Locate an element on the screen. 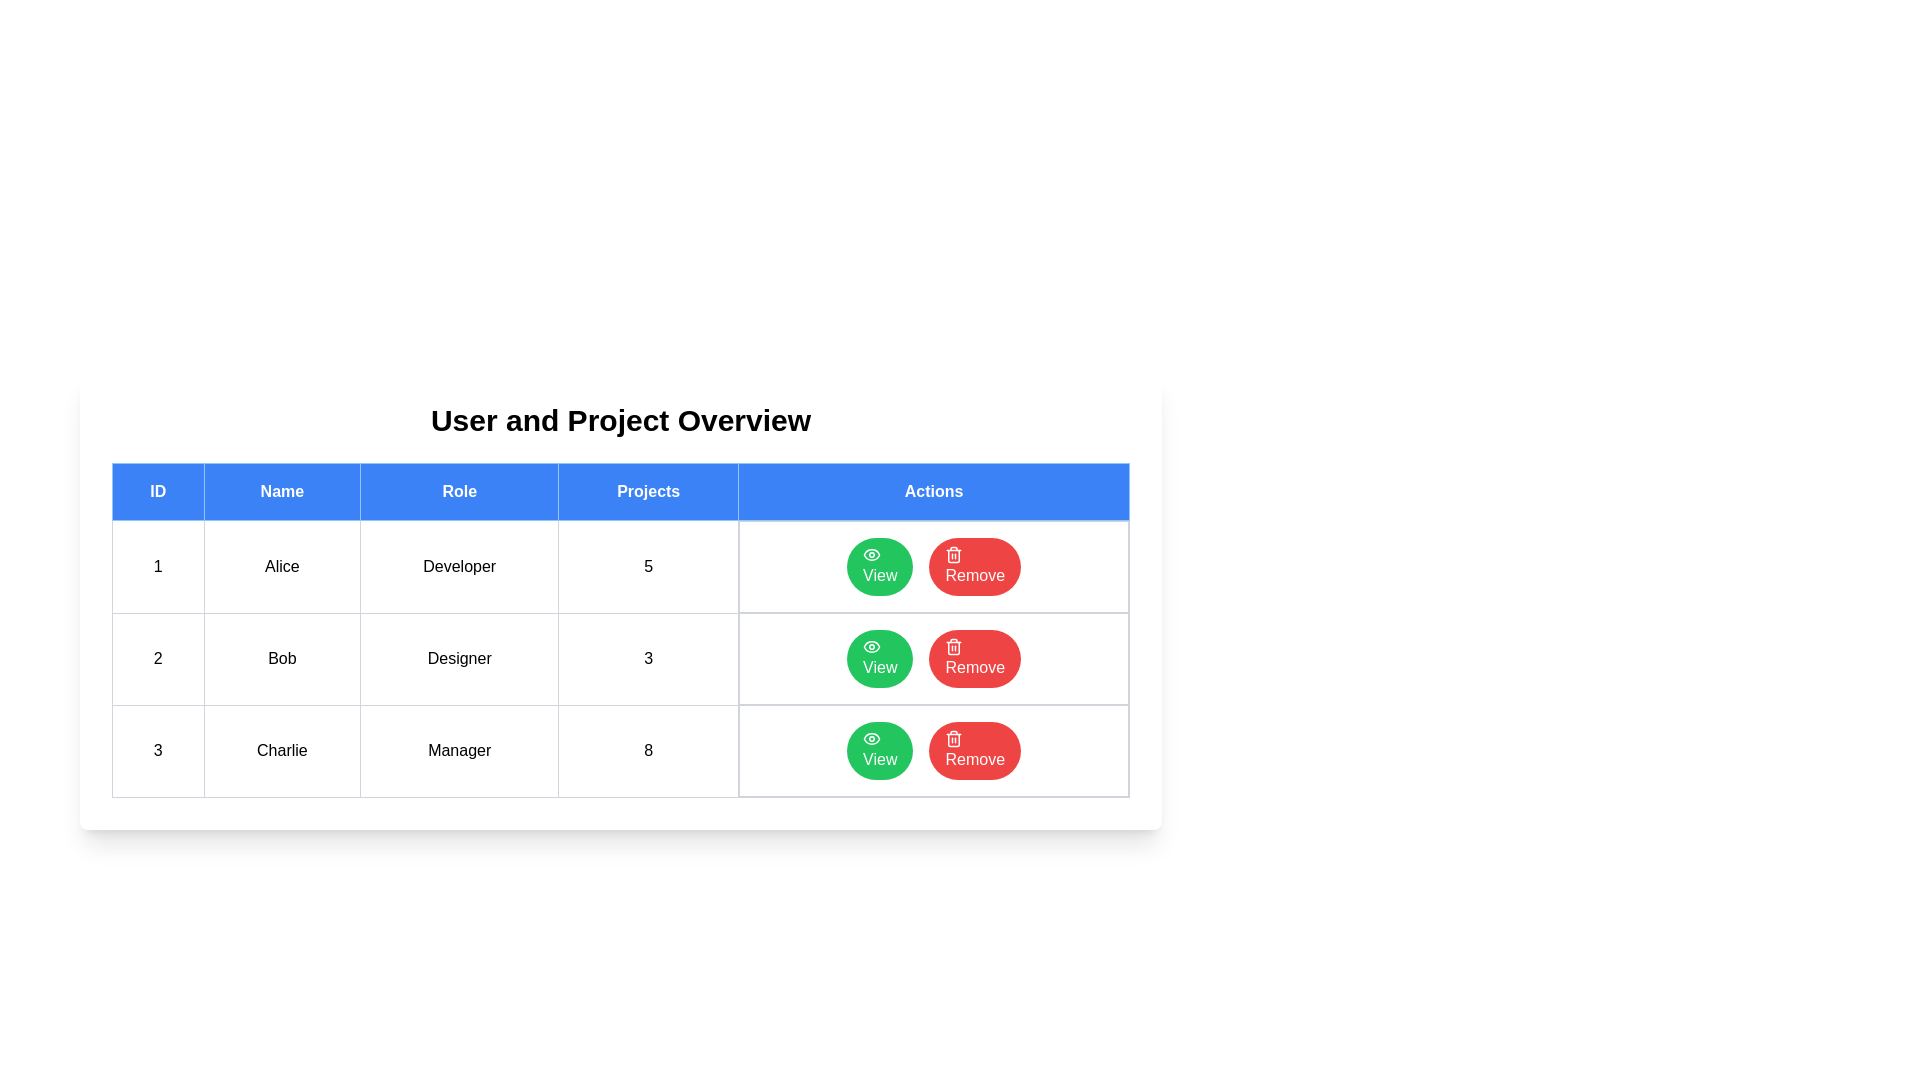 The image size is (1920, 1080). the 'View' button corresponding to the user with ID 2 is located at coordinates (880, 659).